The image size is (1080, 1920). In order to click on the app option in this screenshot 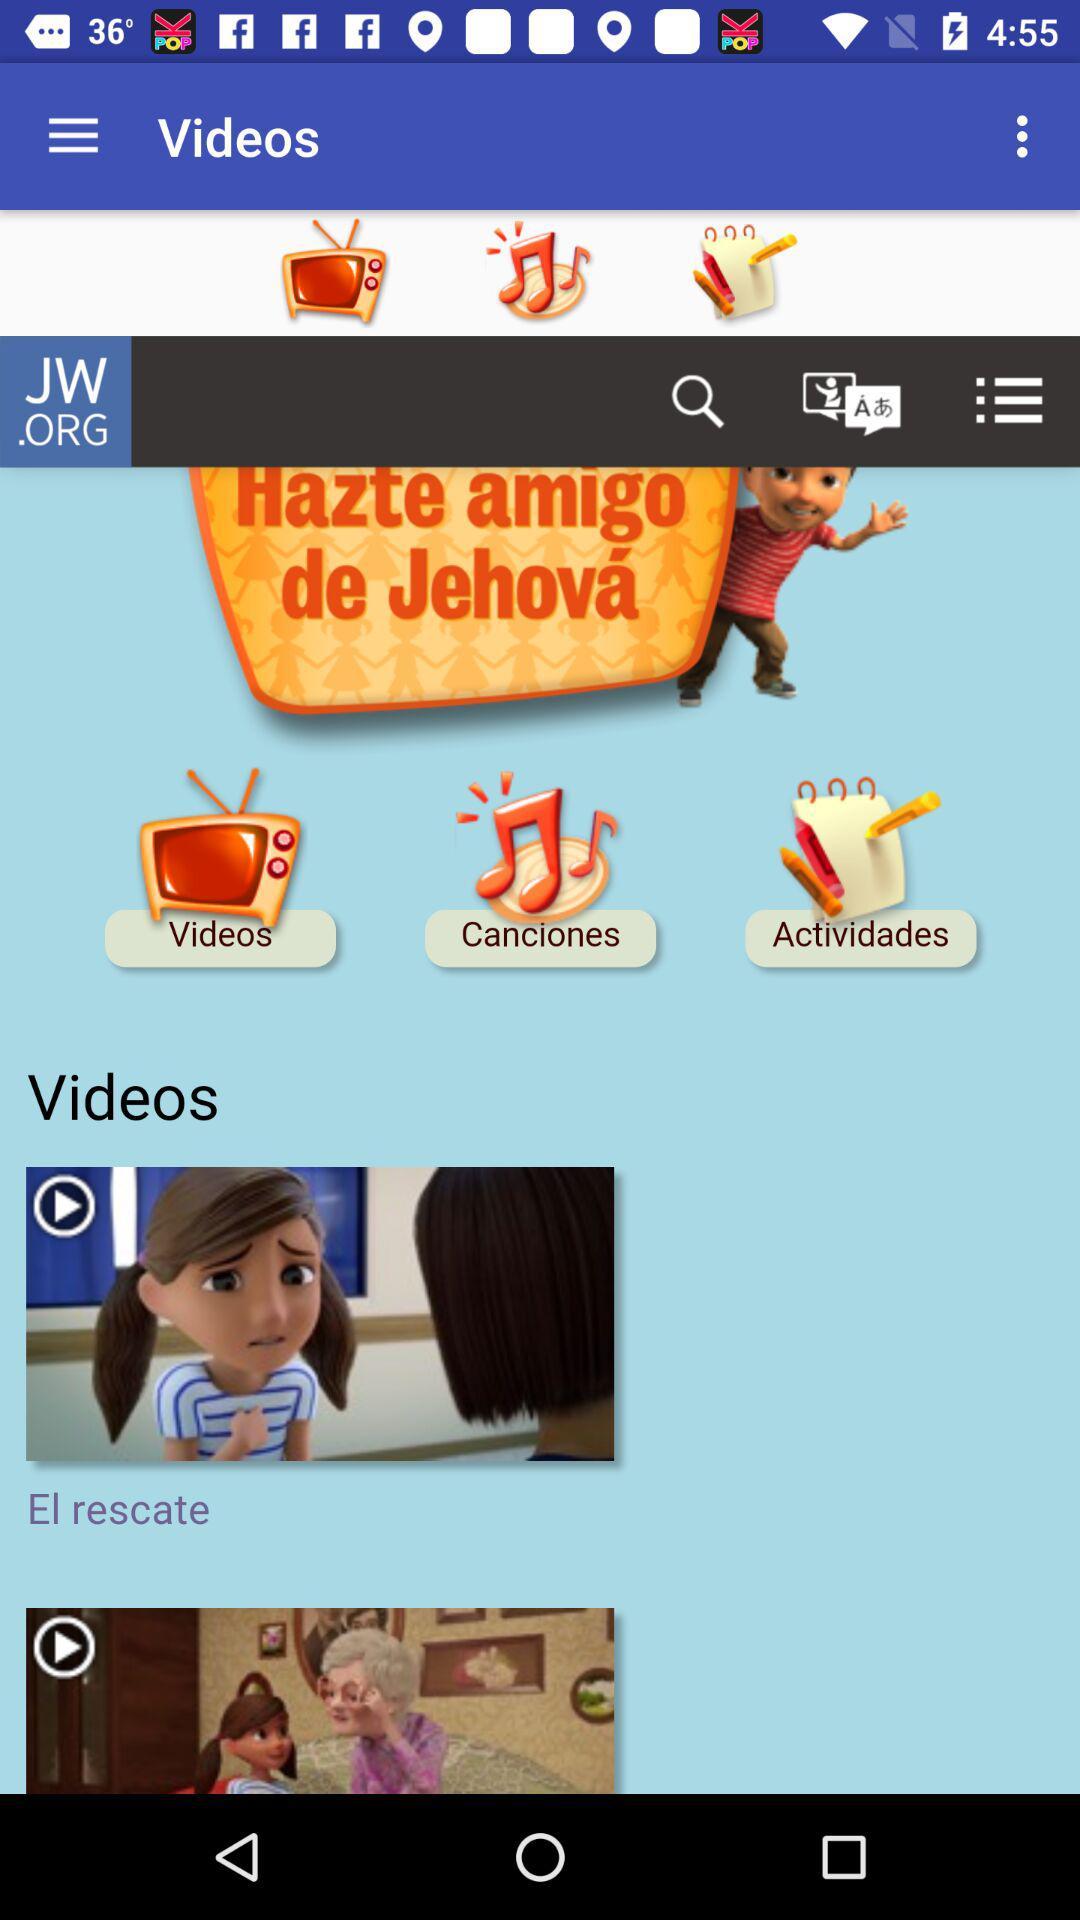, I will do `click(744, 272)`.